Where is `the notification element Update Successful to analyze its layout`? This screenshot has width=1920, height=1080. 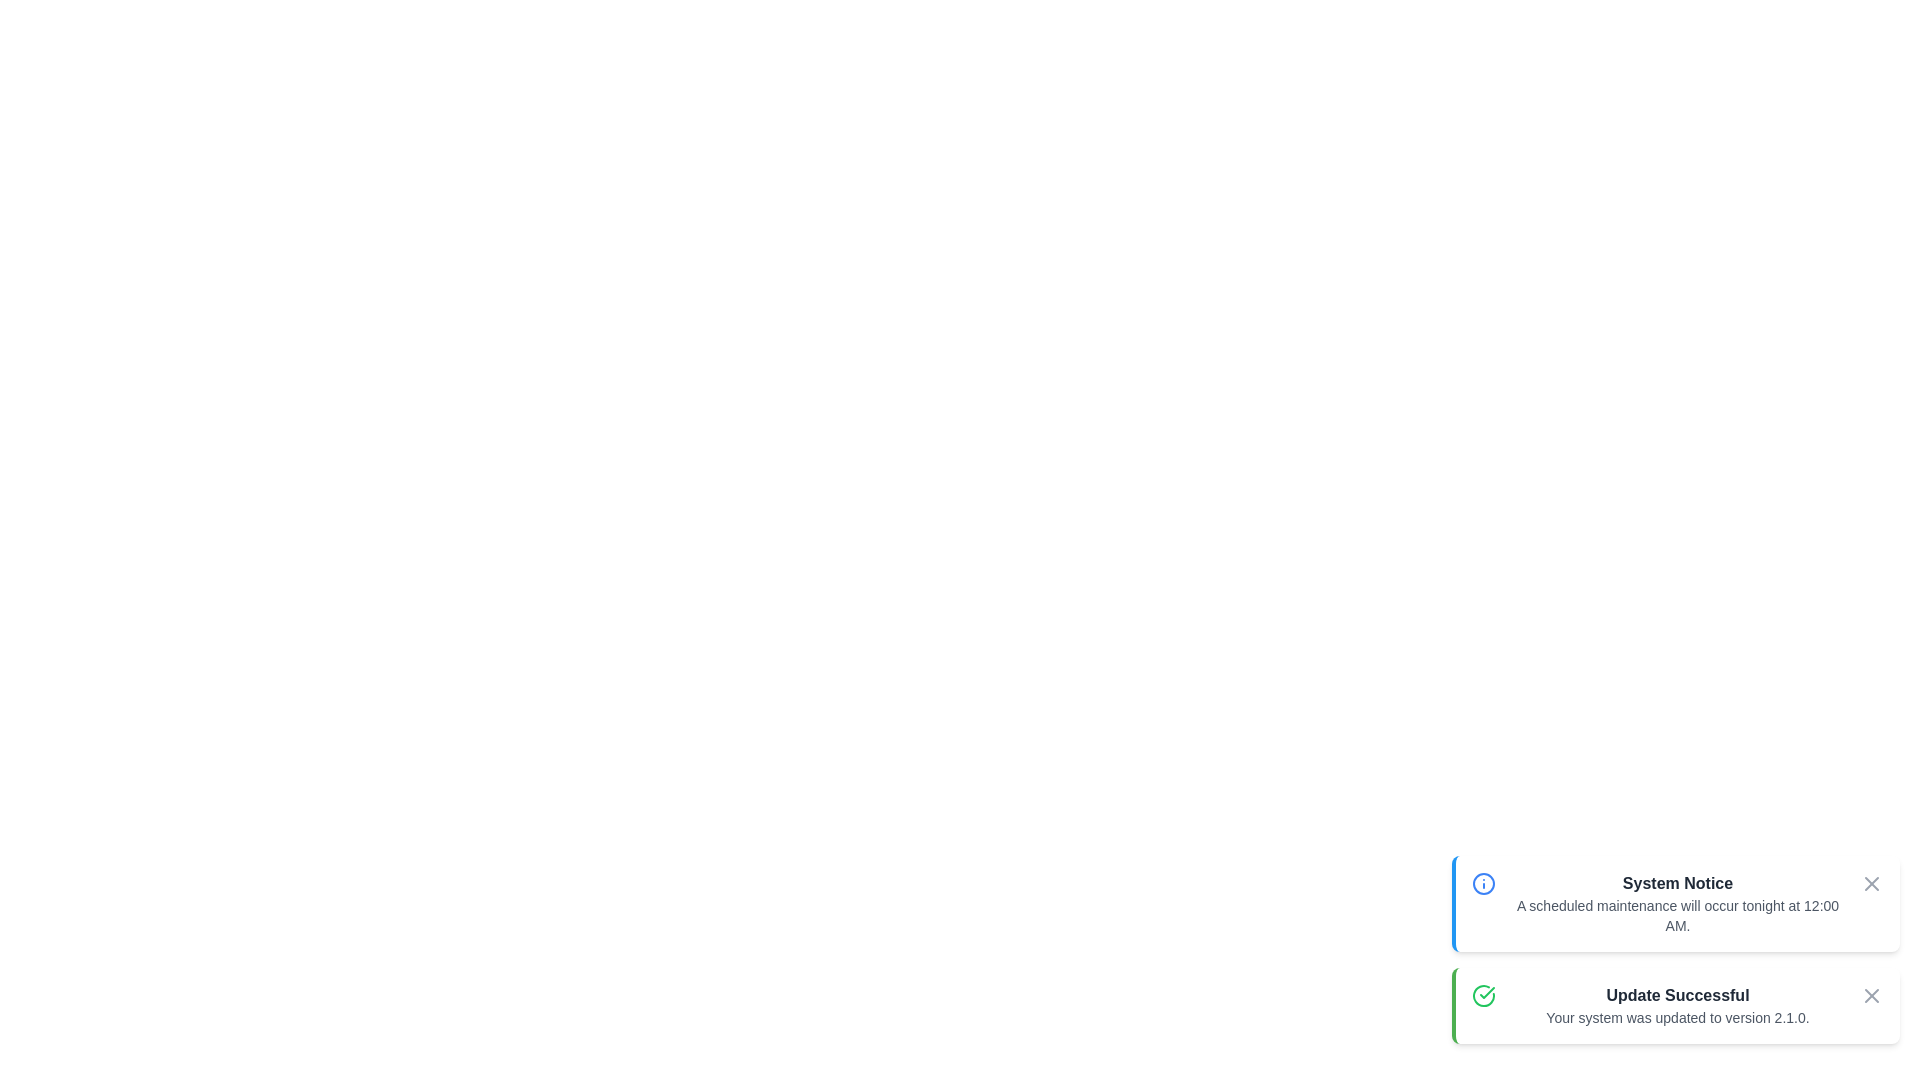 the notification element Update Successful to analyze its layout is located at coordinates (1675, 1006).